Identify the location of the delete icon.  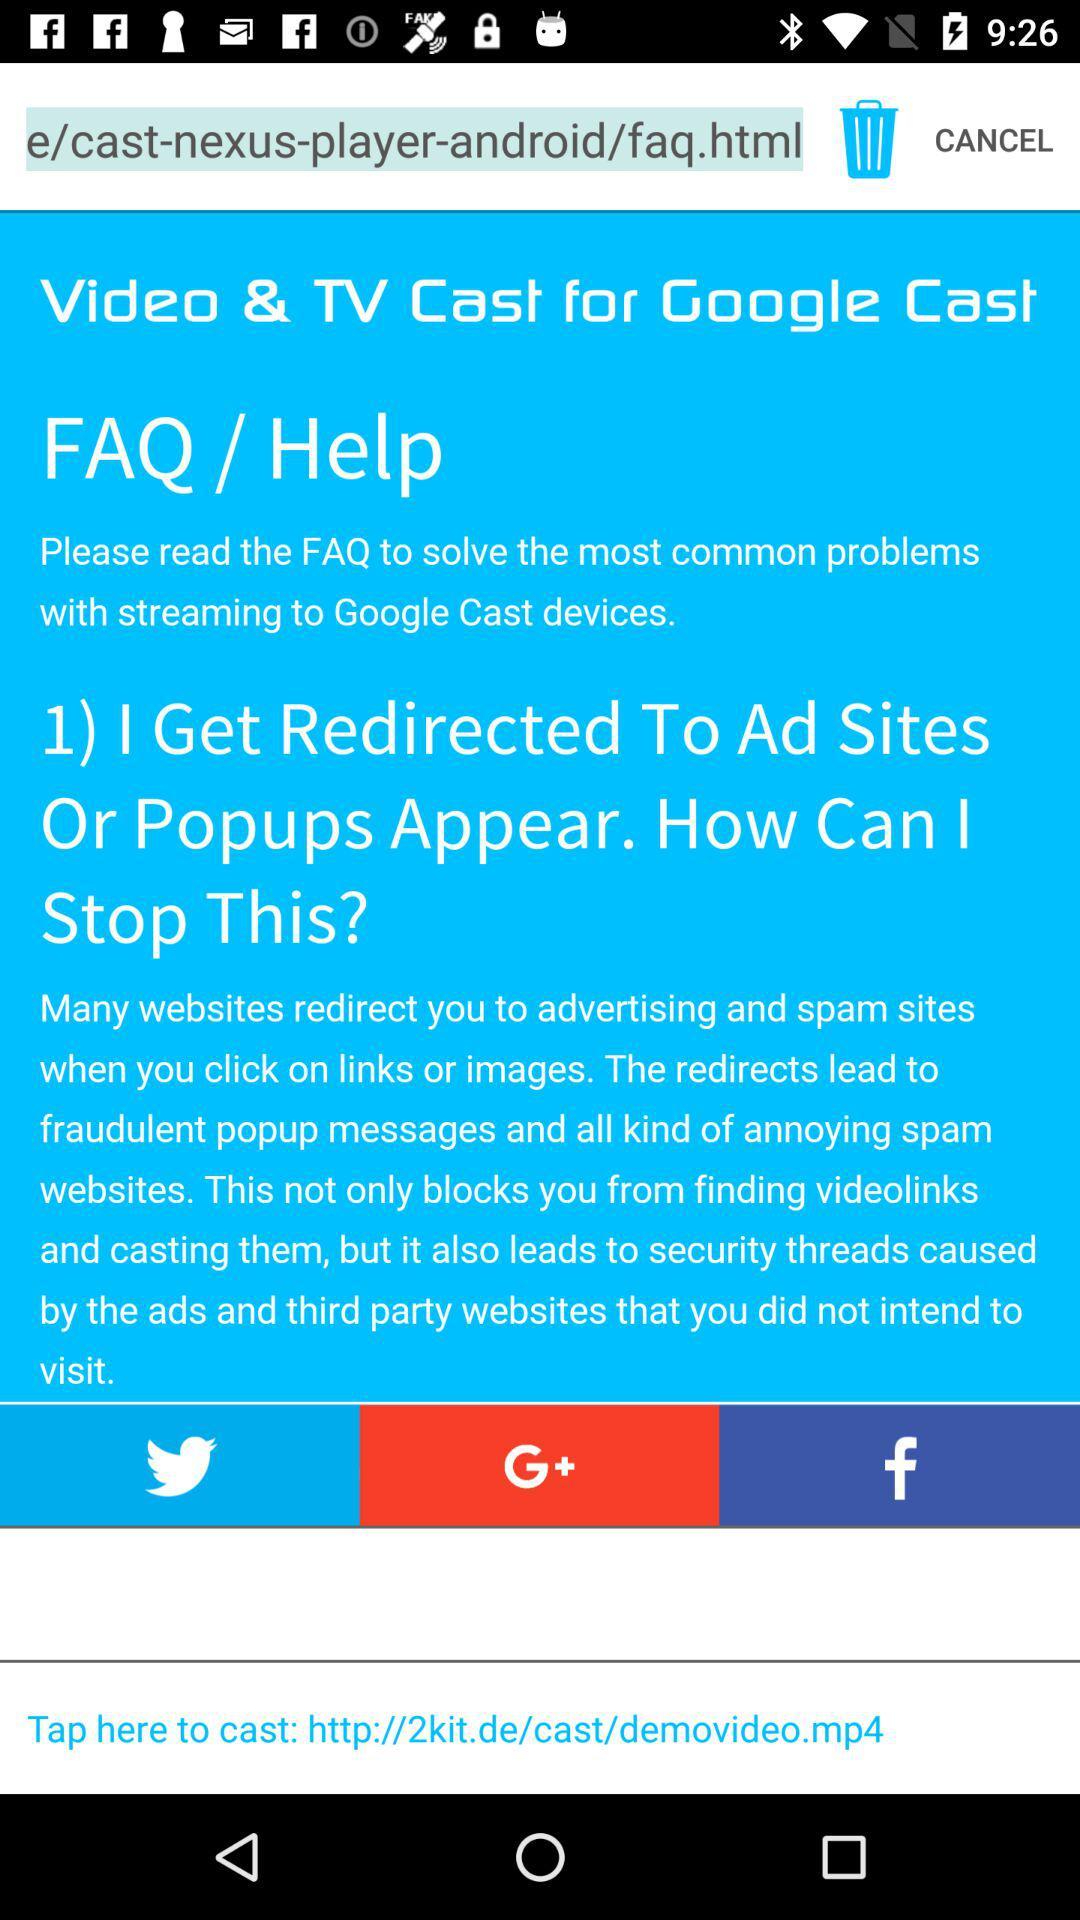
(867, 138).